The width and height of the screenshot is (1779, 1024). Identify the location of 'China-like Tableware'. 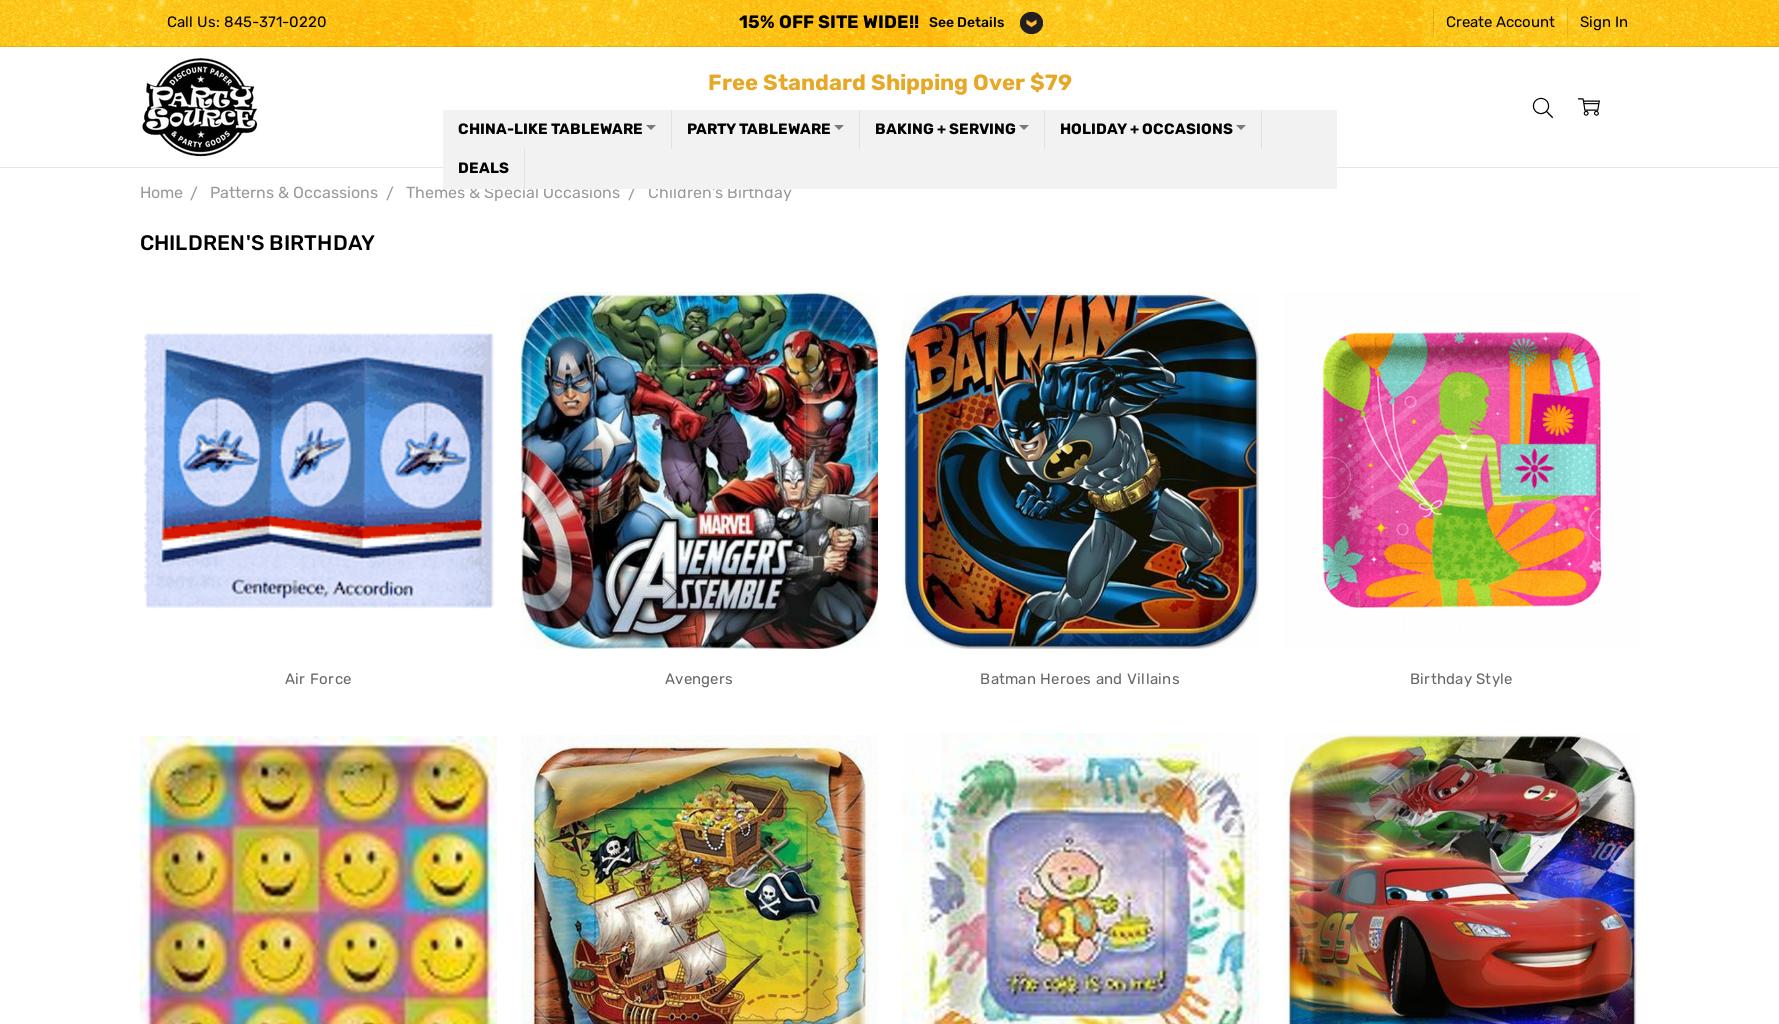
(549, 128).